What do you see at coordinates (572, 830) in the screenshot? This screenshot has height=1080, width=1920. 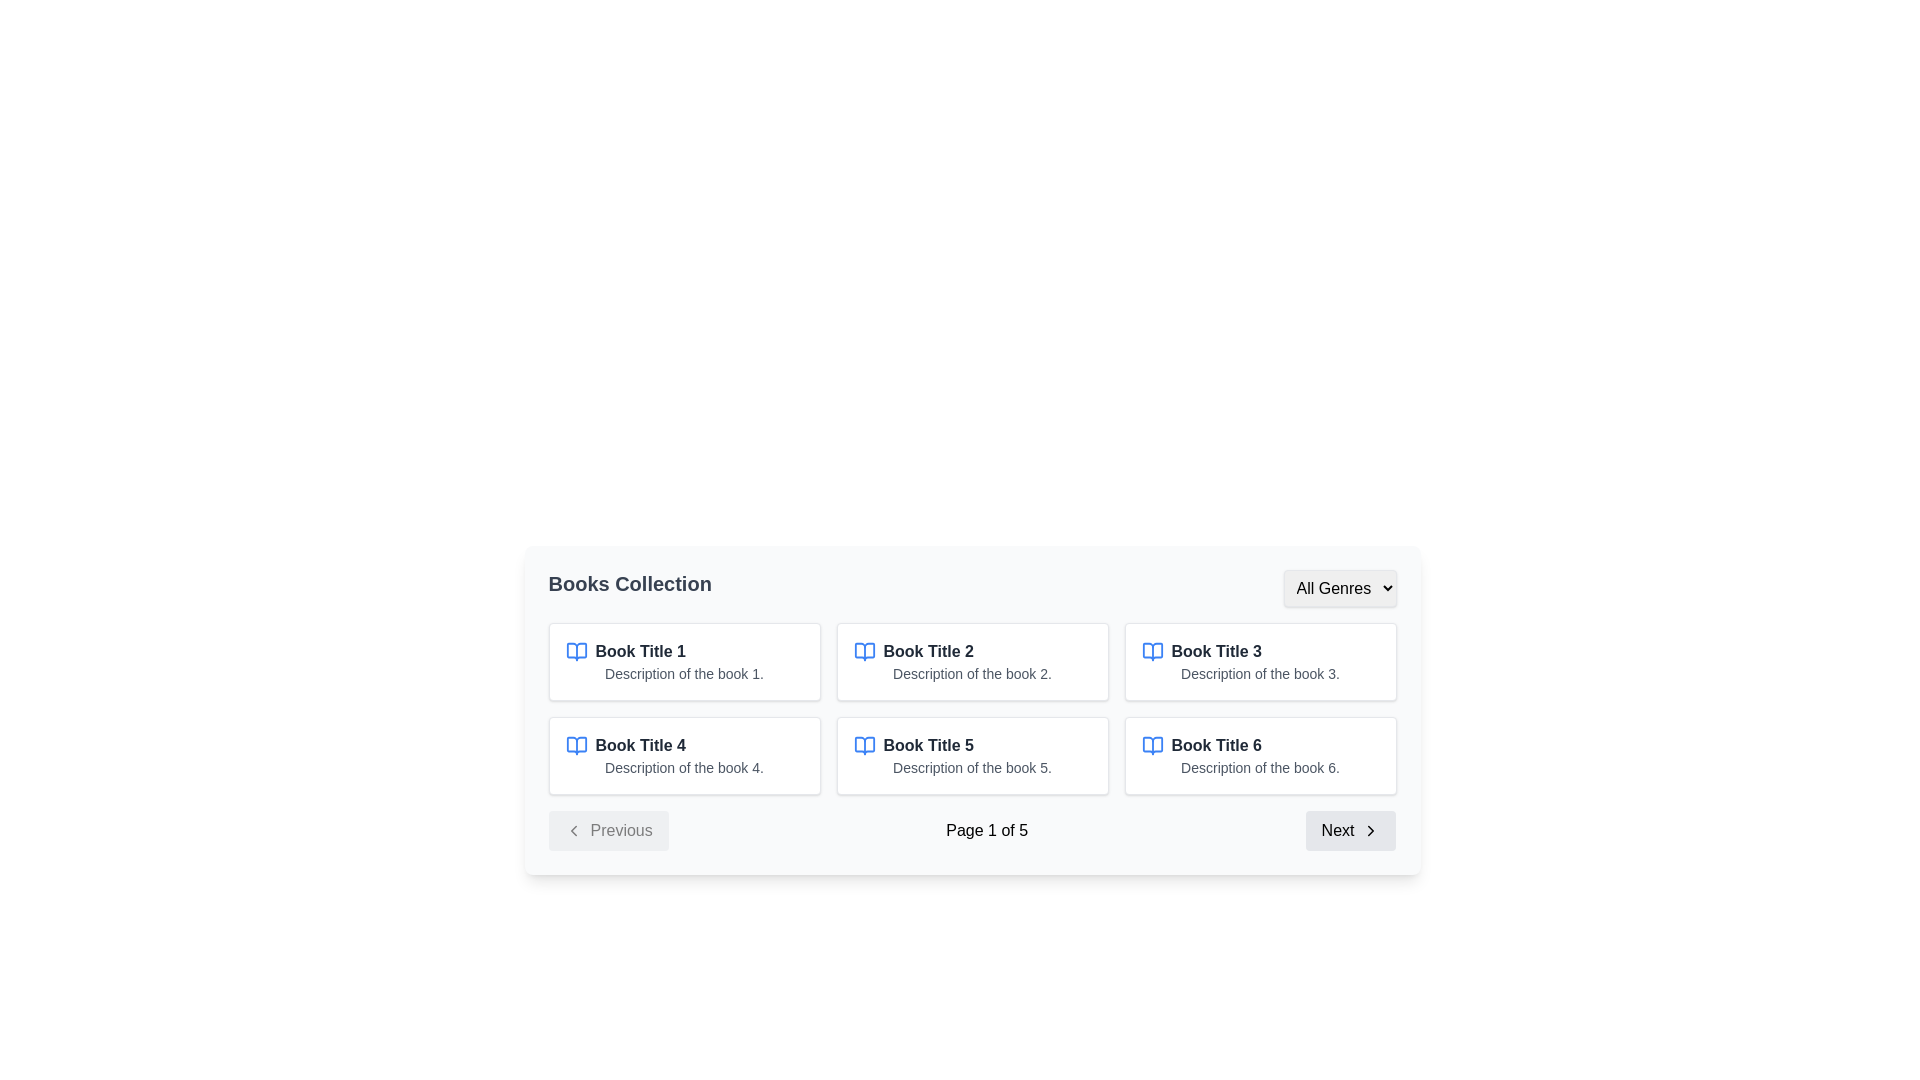 I see `the chevron icon located to the left of the 'Previous' button in the 'Books Collection' interface` at bounding box center [572, 830].